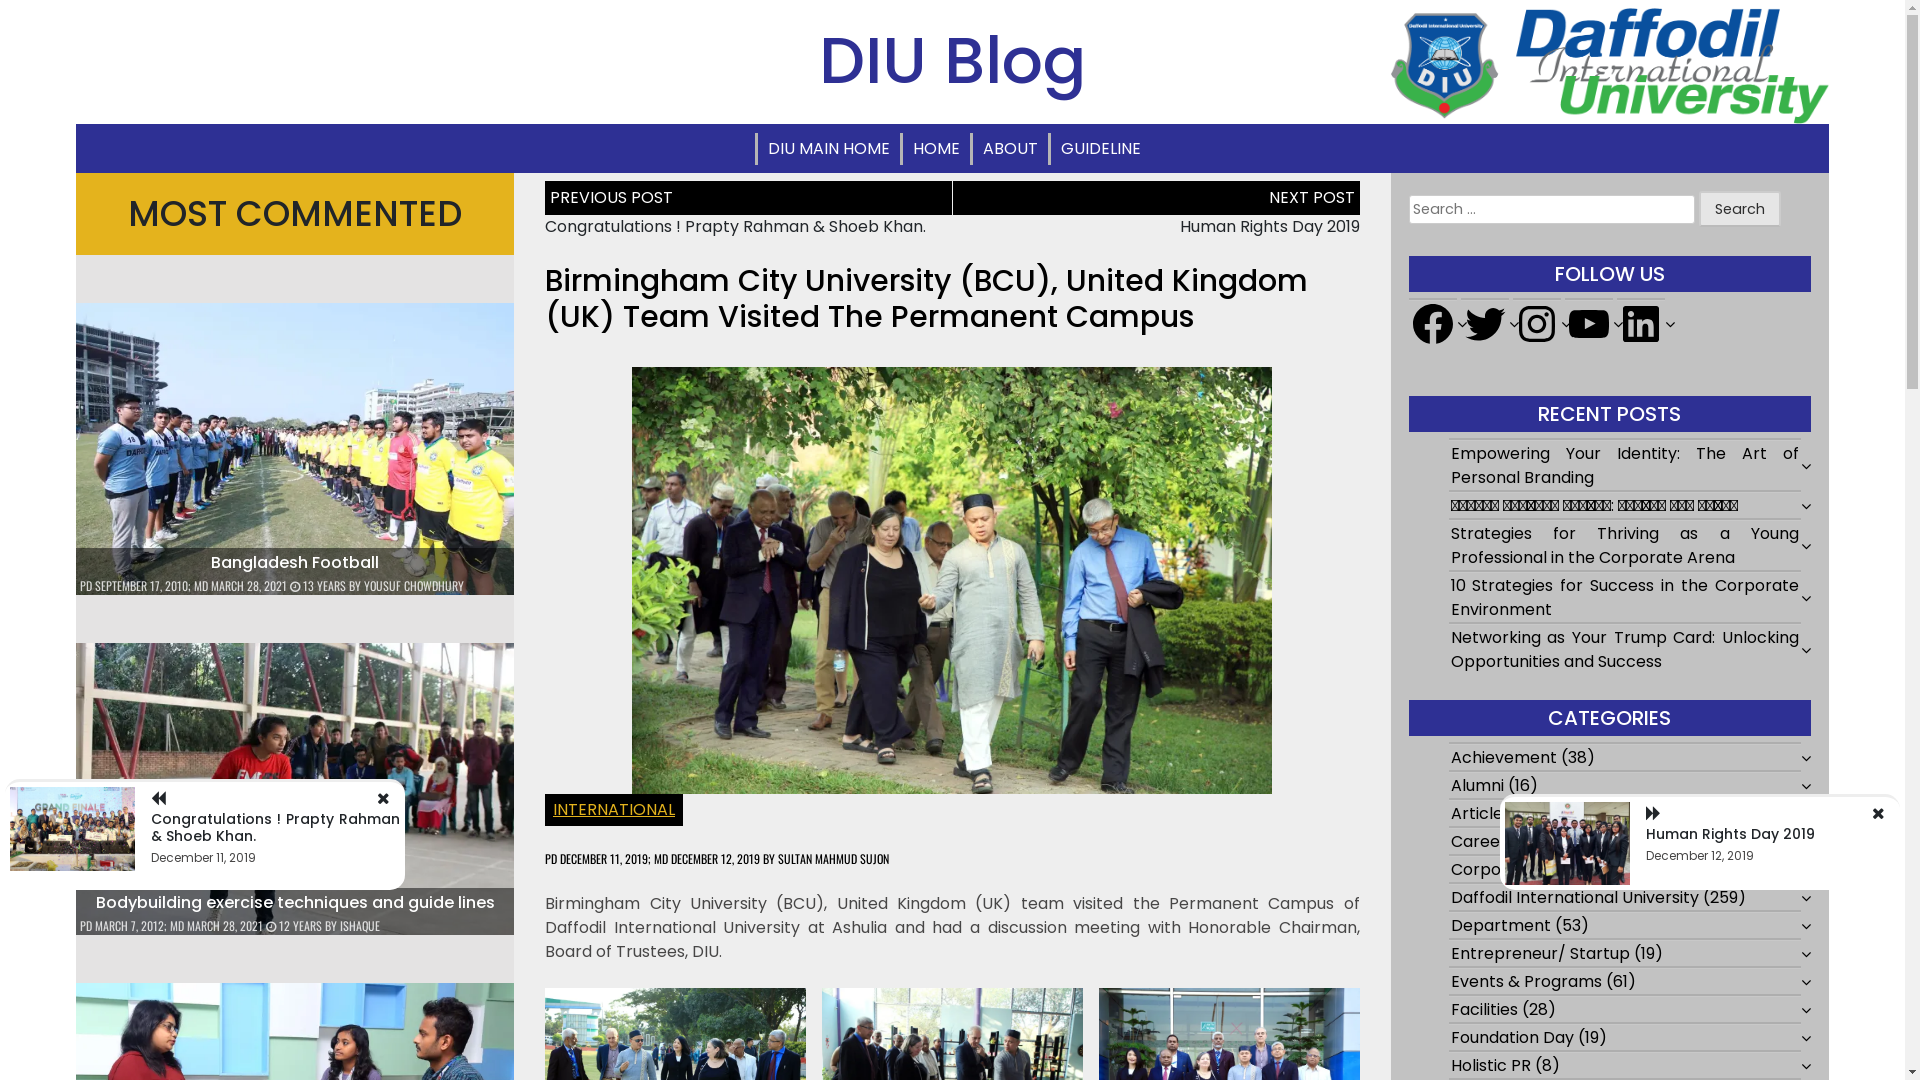  I want to click on 'Facilities', so click(1484, 1009).